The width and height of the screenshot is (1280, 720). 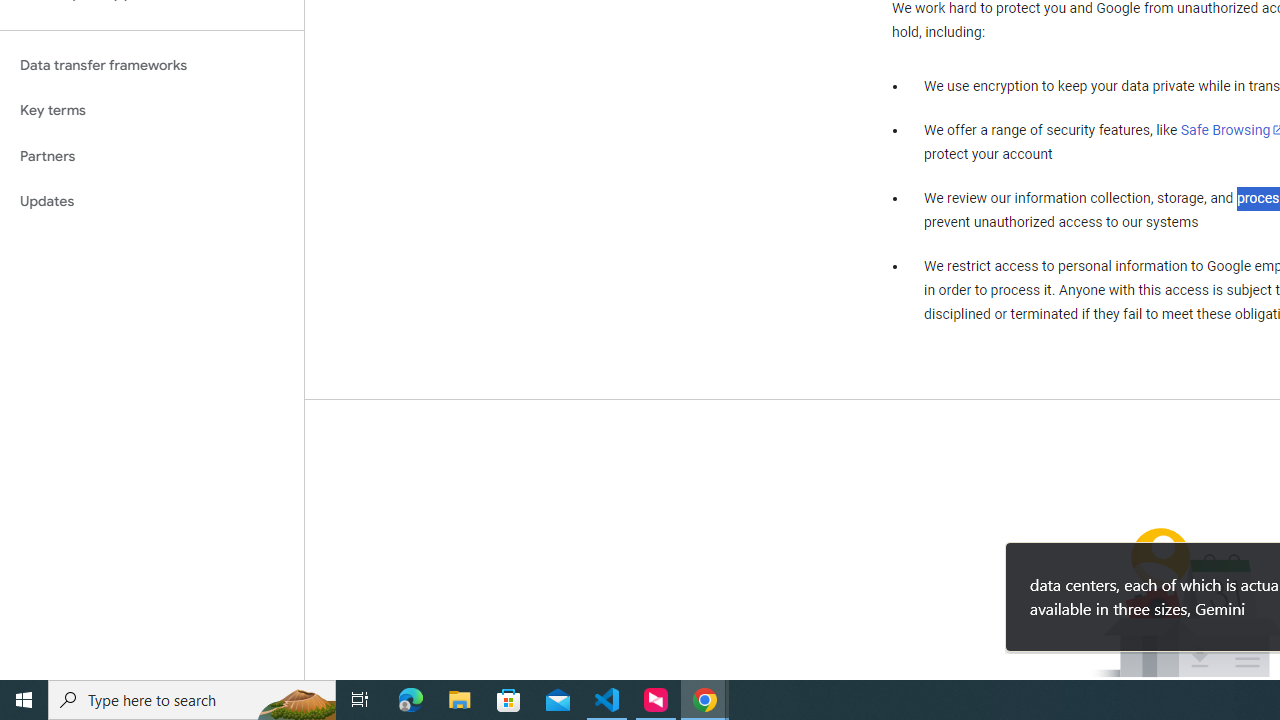 What do you see at coordinates (151, 201) in the screenshot?
I see `'Updates'` at bounding box center [151, 201].